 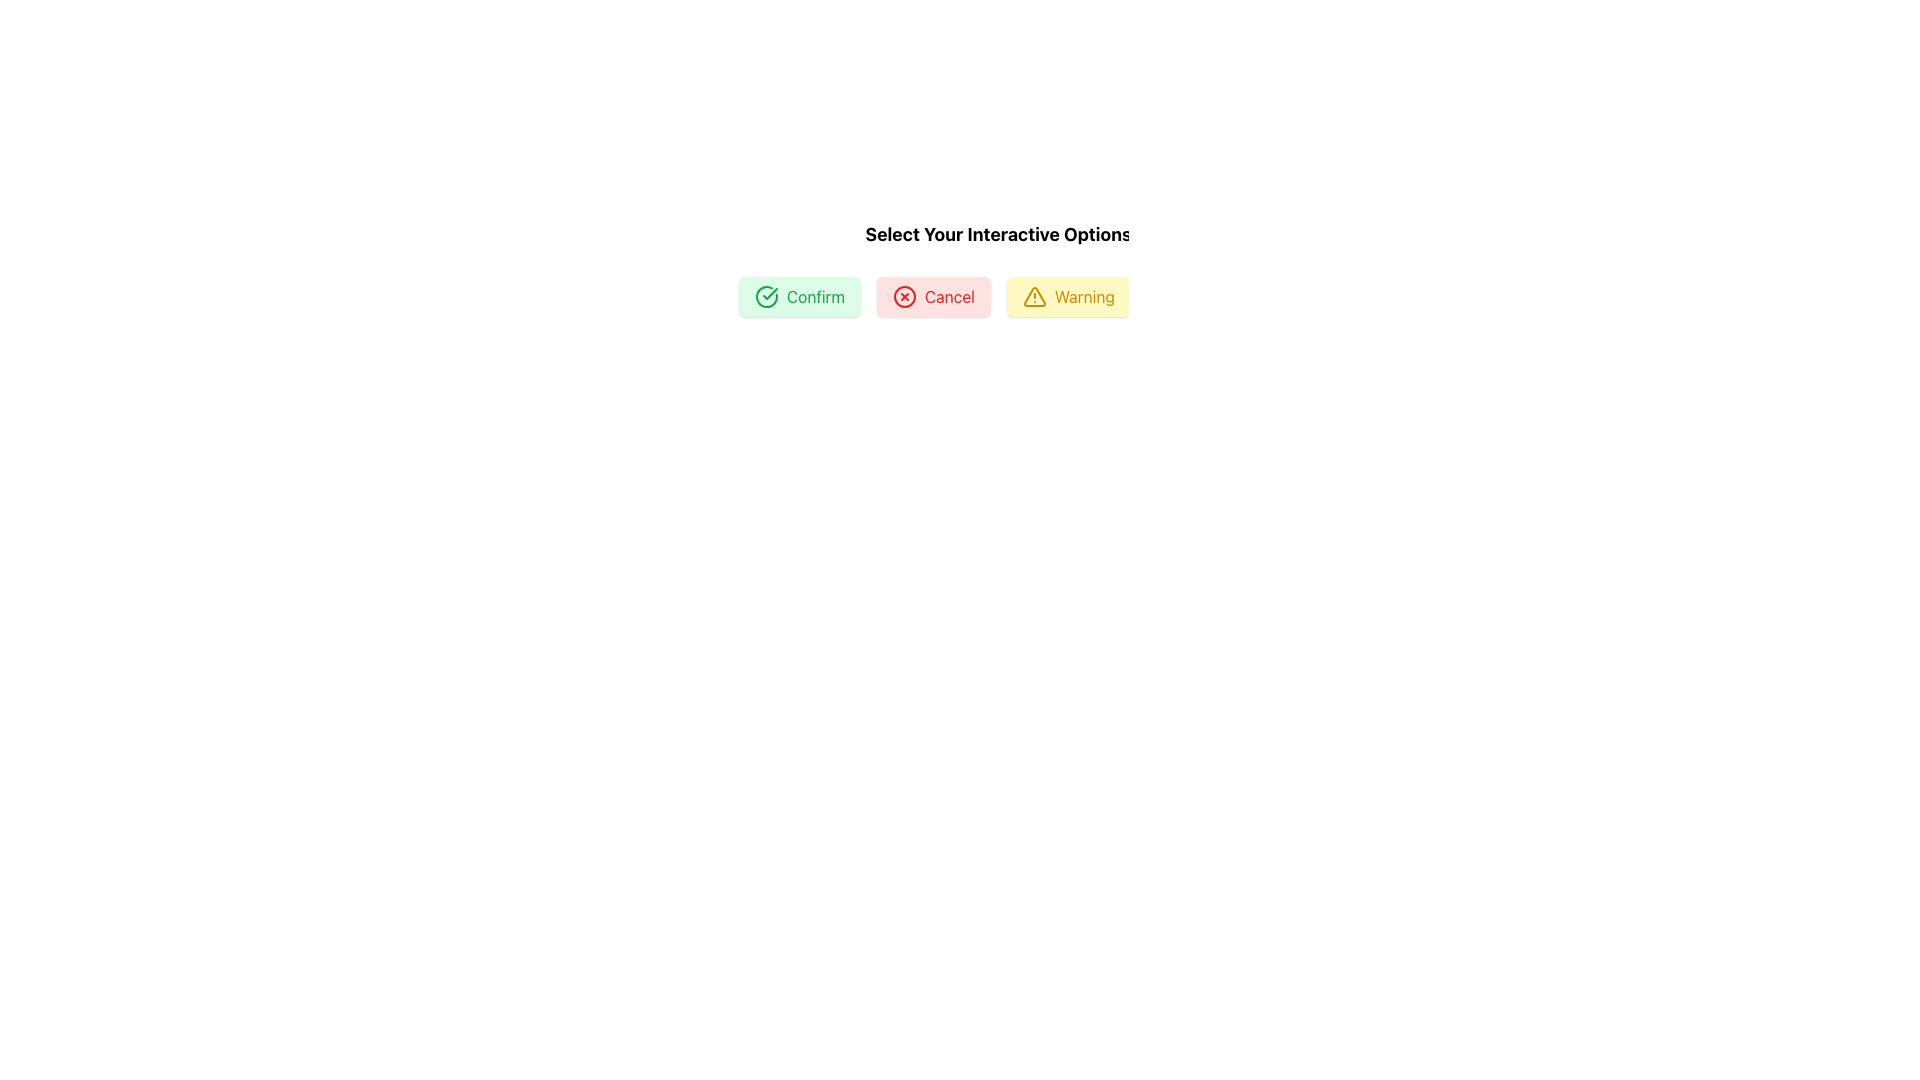 I want to click on the 'Warning' button in the horizontal menu located between 'Cancel' and 'Protect', so click(x=1001, y=297).